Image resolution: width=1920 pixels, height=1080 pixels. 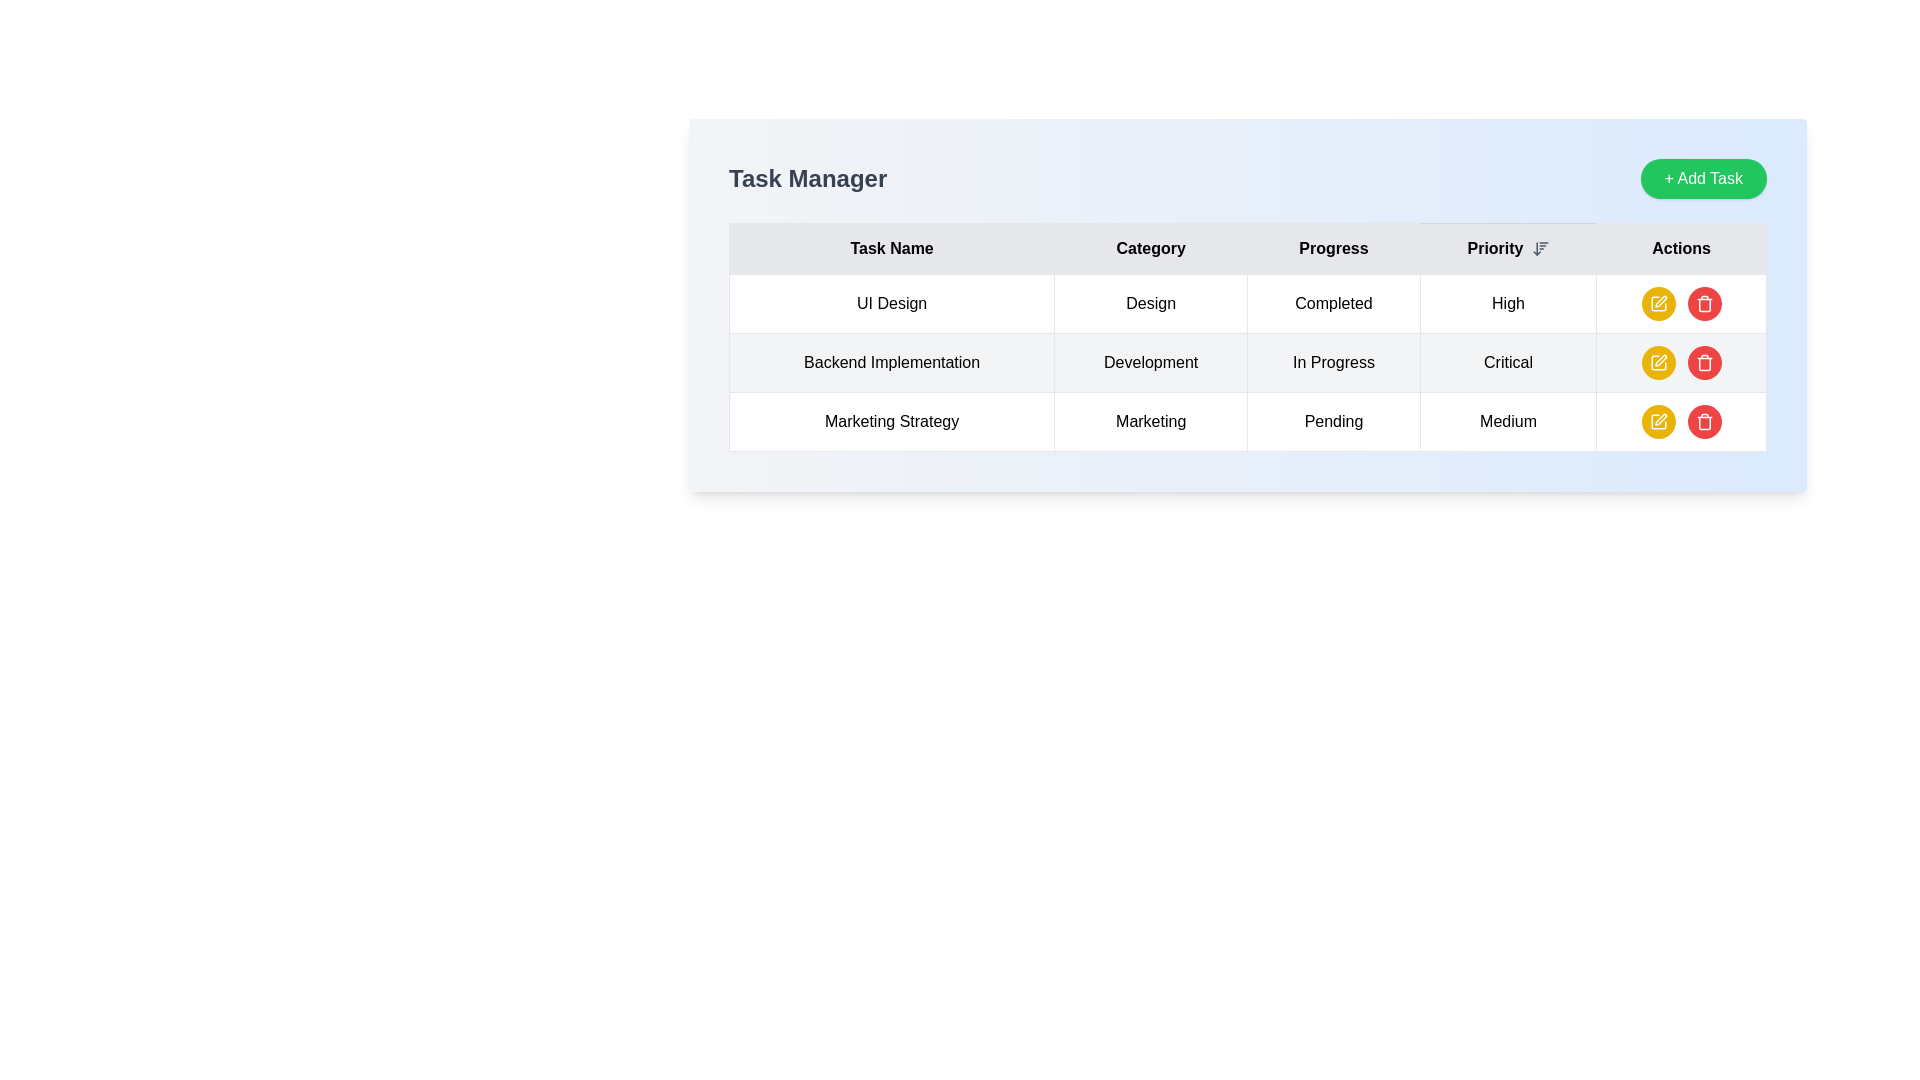 I want to click on the yellow circular icon button in the 'Actions' column of the third row in the task table to edit the 'Marketing Strategy' task details, so click(x=1658, y=420).